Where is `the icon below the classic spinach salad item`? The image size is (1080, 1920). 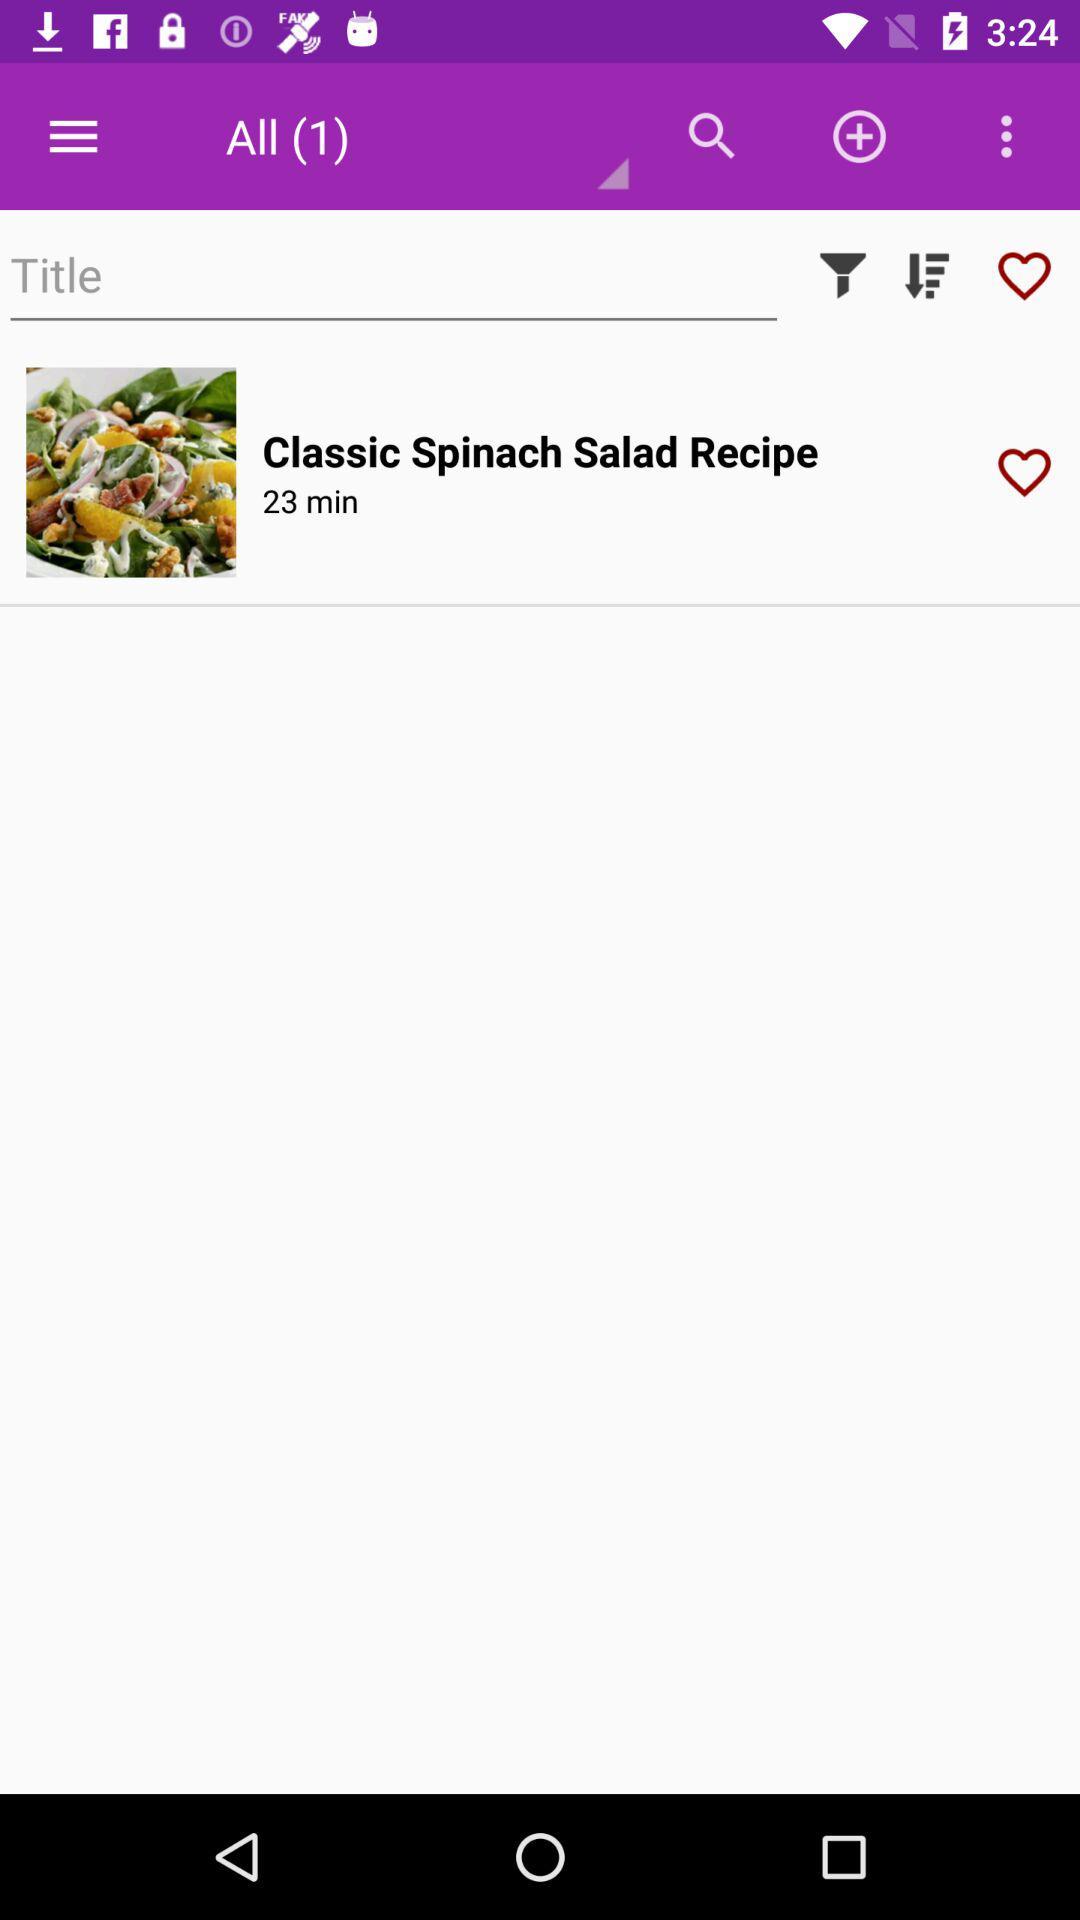
the icon below the classic spinach salad item is located at coordinates (310, 500).